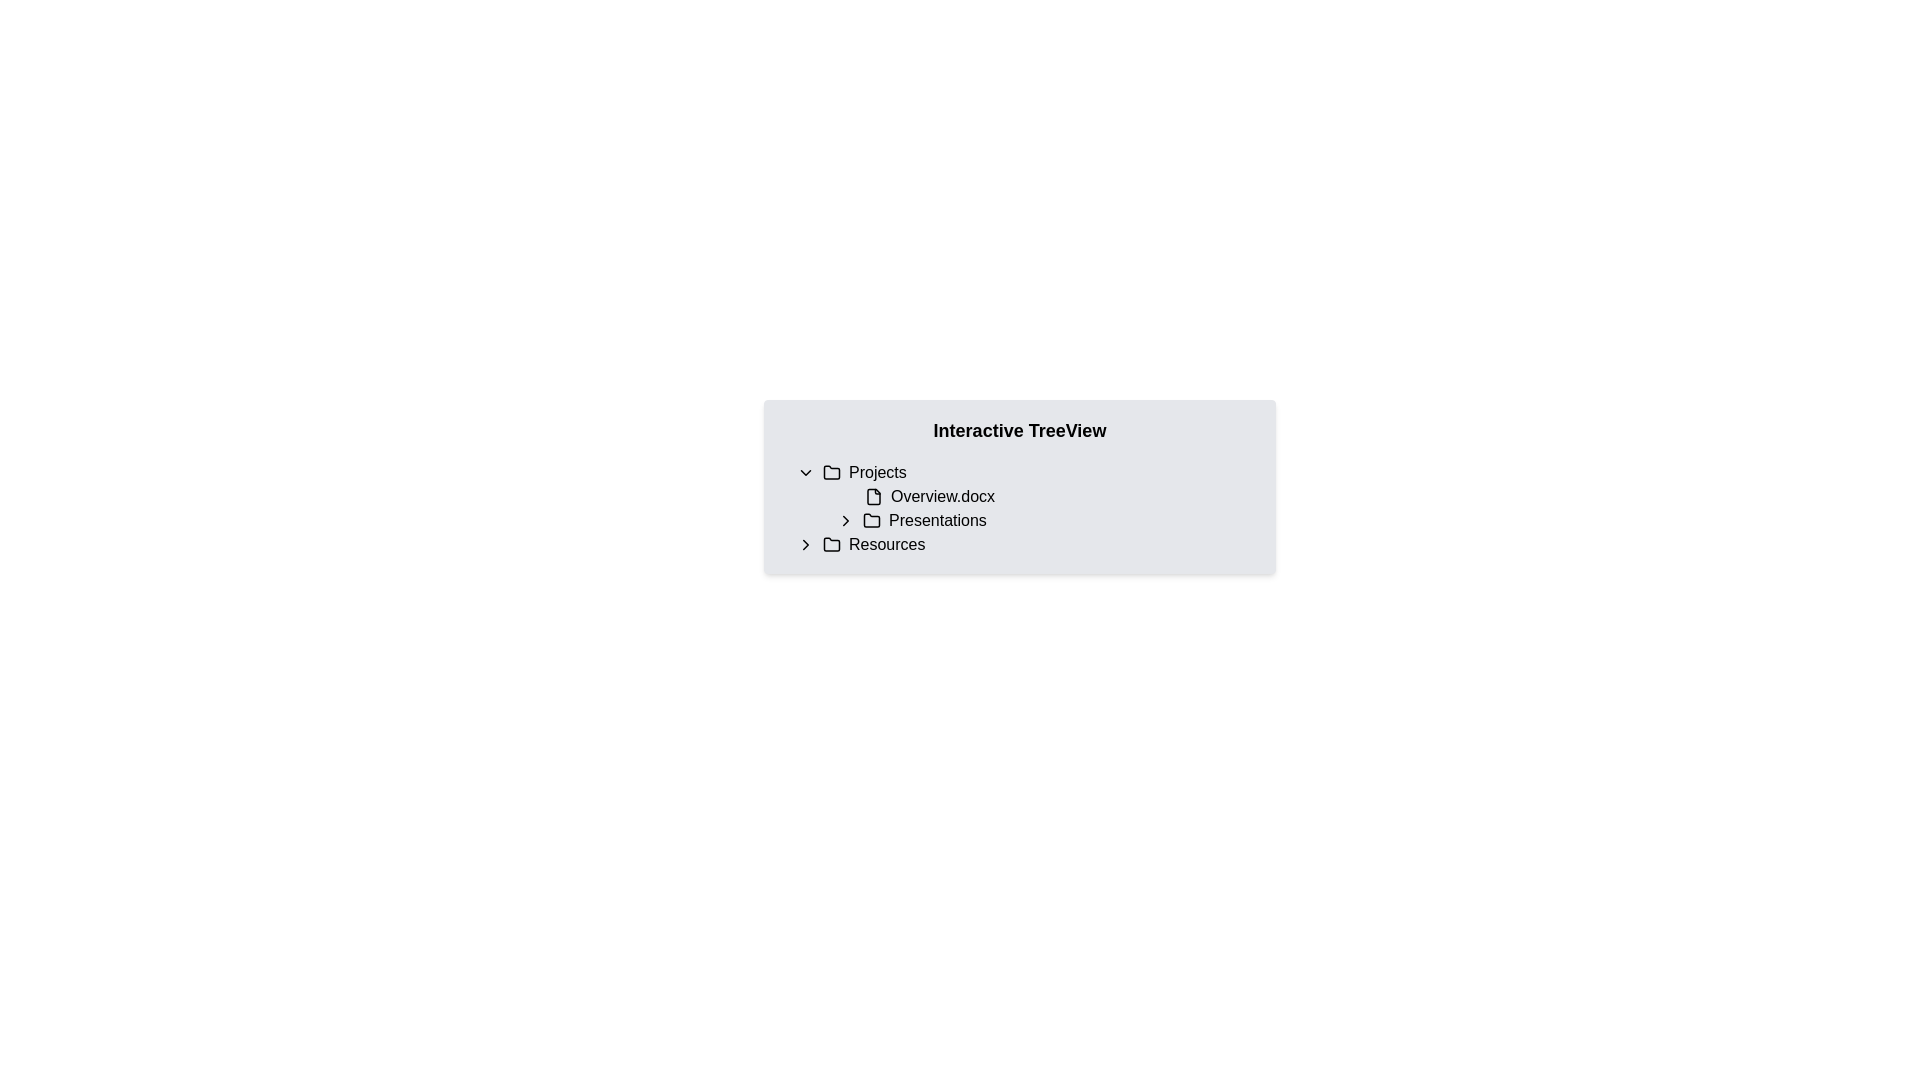 This screenshot has width=1920, height=1080. Describe the element at coordinates (806, 544) in the screenshot. I see `the chevron icon located immediately to the left of the 'Resources' text` at that location.